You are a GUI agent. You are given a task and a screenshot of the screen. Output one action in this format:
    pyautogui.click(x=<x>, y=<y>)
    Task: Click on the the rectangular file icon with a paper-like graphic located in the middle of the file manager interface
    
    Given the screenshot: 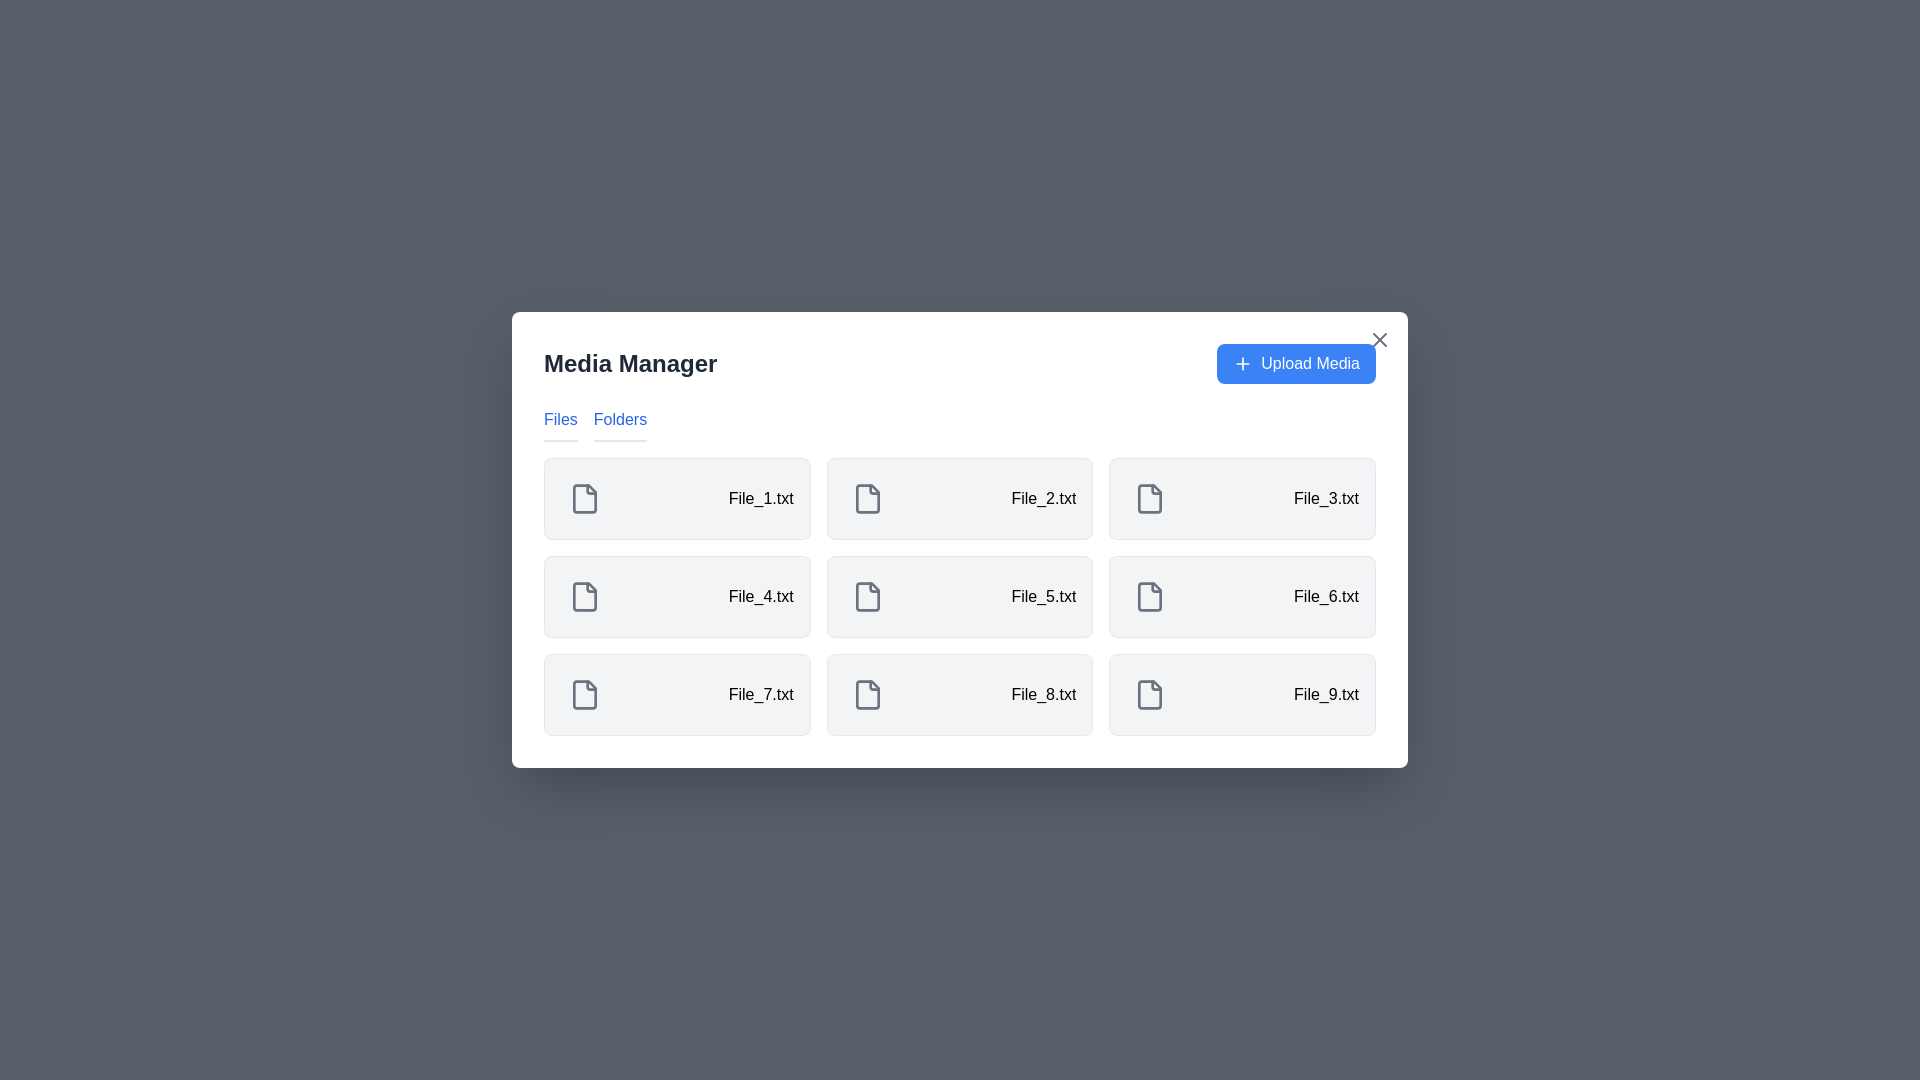 What is the action you would take?
    pyautogui.click(x=867, y=497)
    